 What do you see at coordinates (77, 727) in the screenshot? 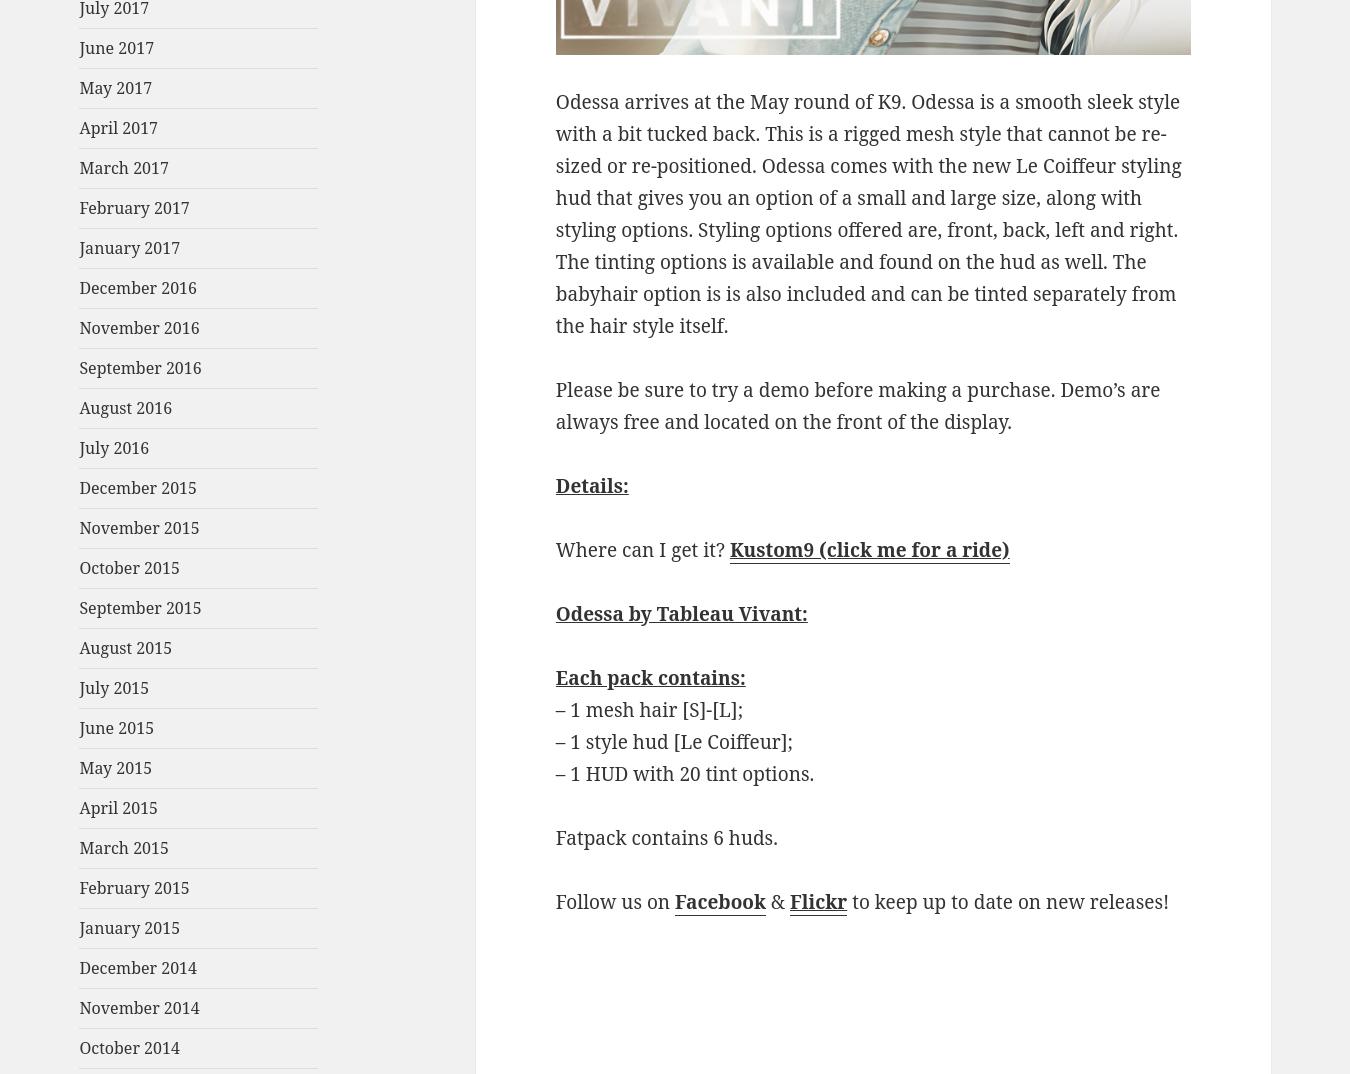
I see `'June 2015'` at bounding box center [77, 727].